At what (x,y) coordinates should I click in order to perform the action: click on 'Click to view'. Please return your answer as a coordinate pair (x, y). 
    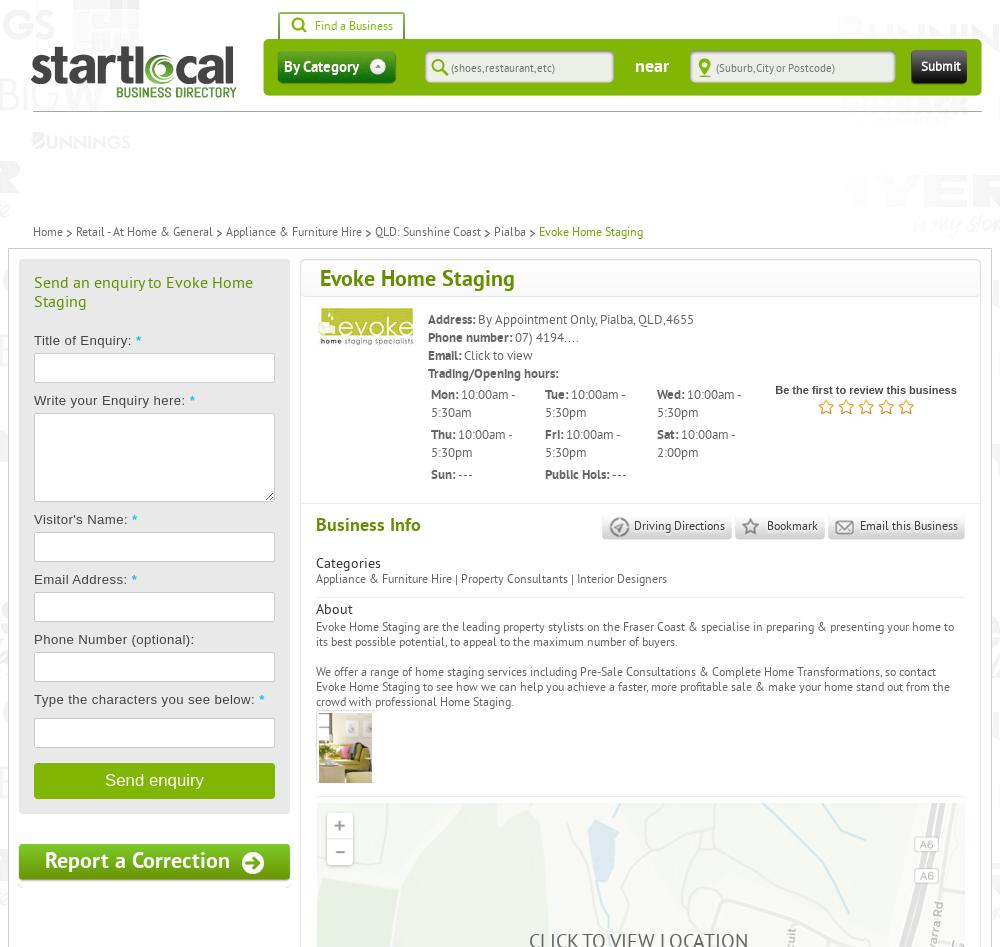
    Looking at the image, I should click on (497, 354).